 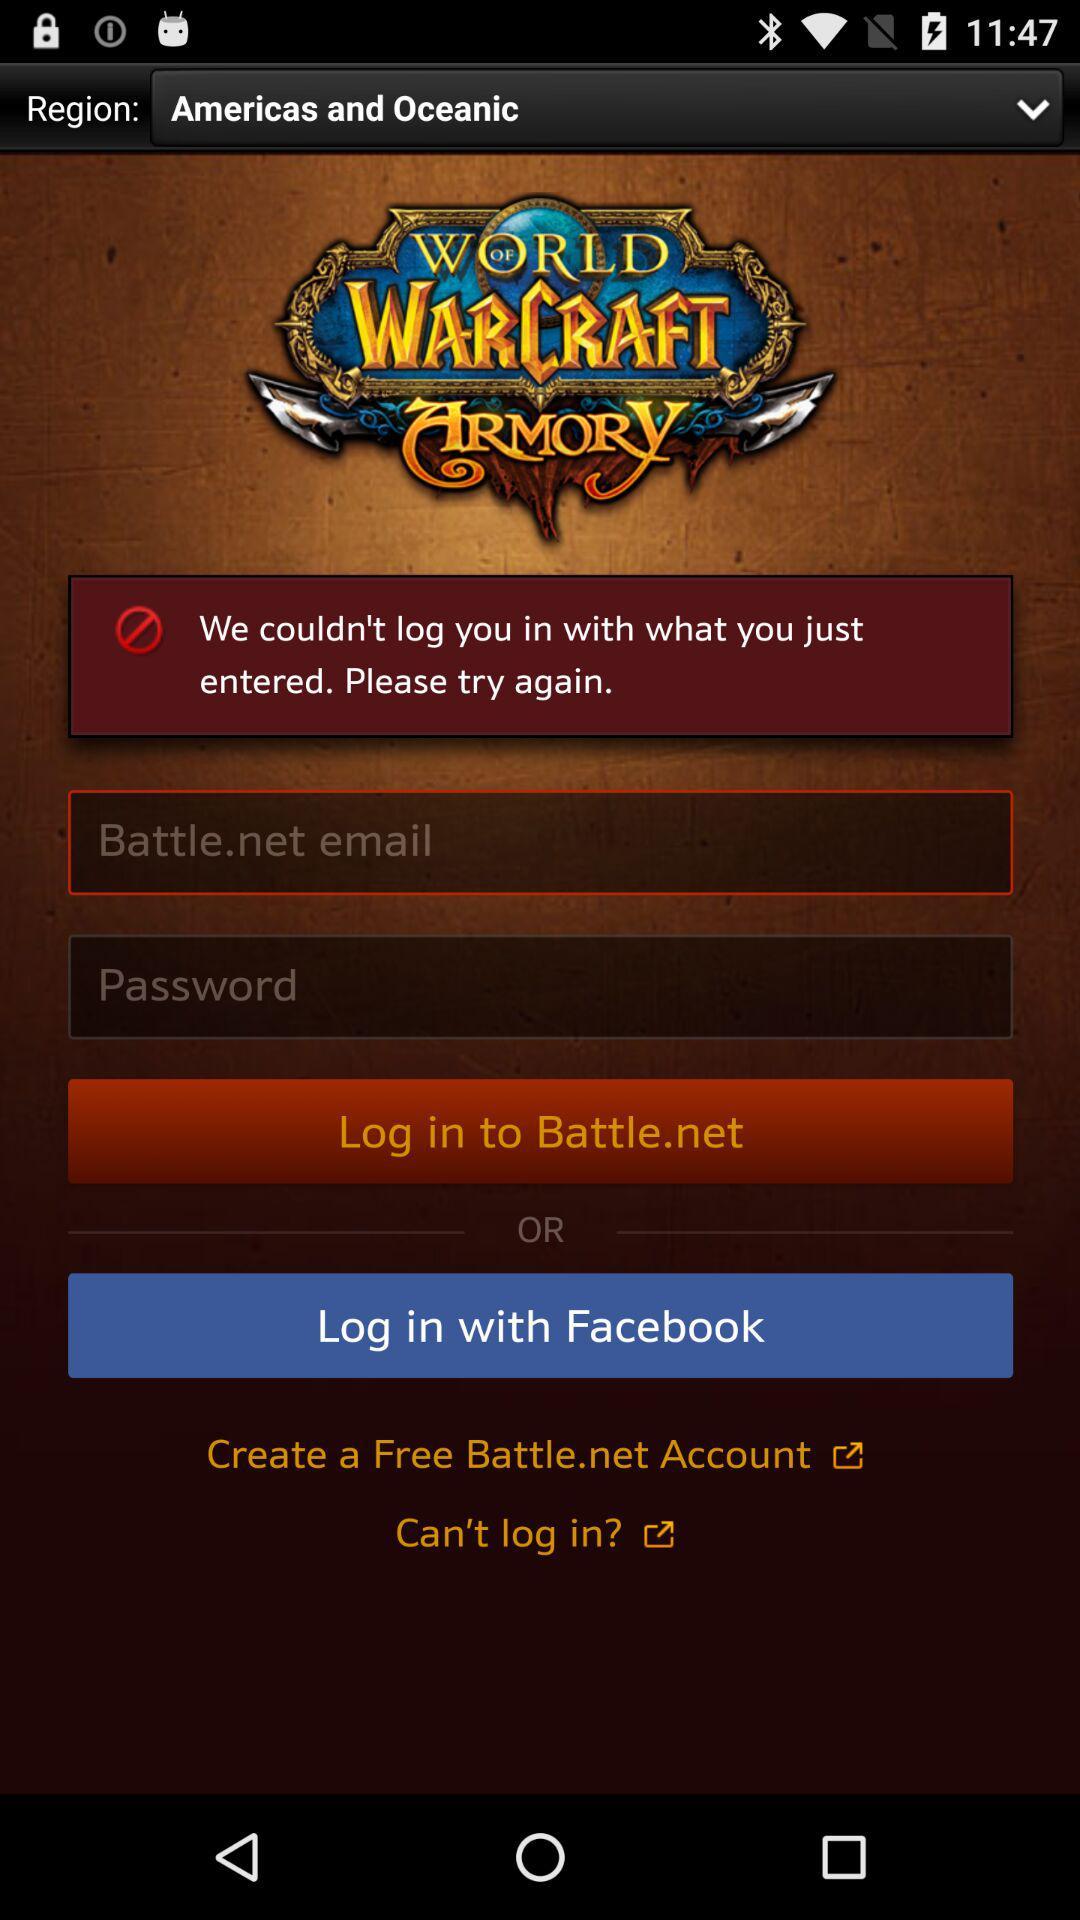 What do you see at coordinates (540, 973) in the screenshot?
I see `login page` at bounding box center [540, 973].